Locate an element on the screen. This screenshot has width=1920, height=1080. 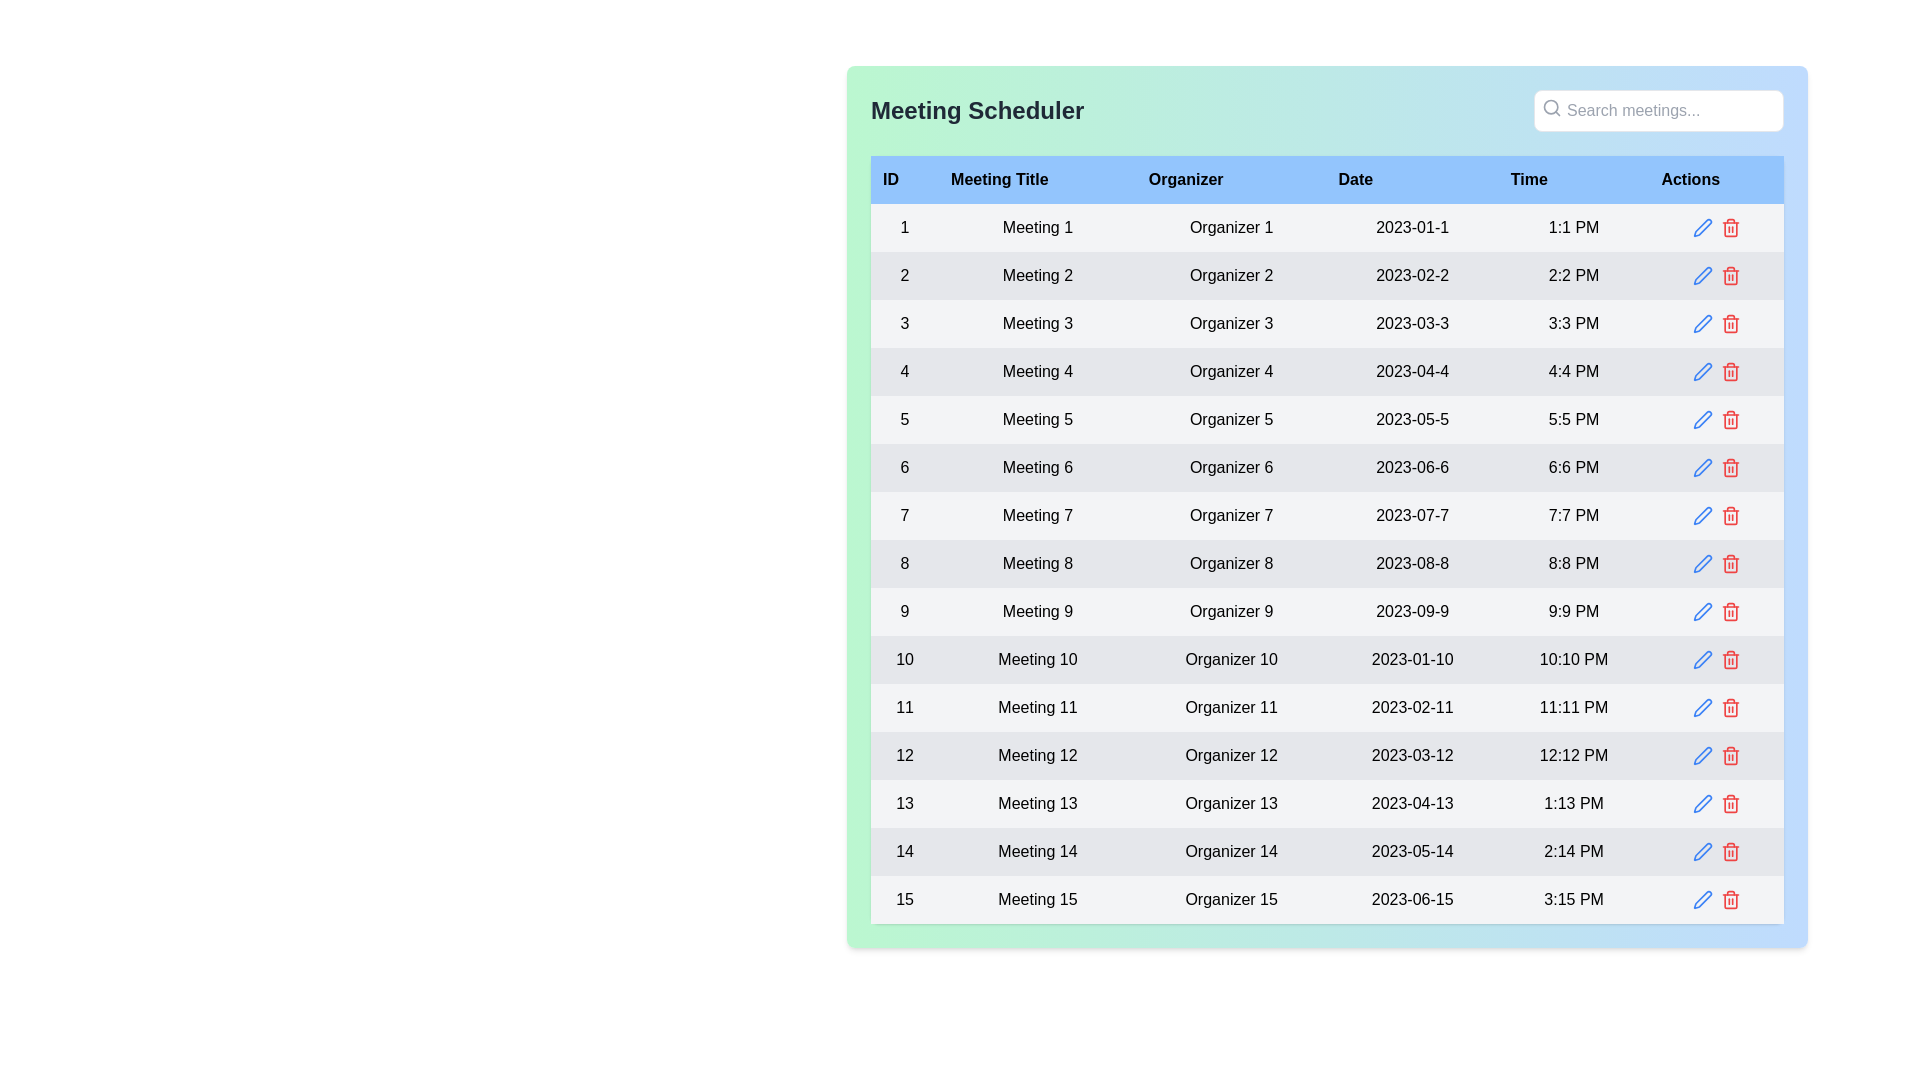
the static text displaying the date in the fourth row of the meeting schedule table, which is centered in the column labeled 'Date' is located at coordinates (1411, 371).